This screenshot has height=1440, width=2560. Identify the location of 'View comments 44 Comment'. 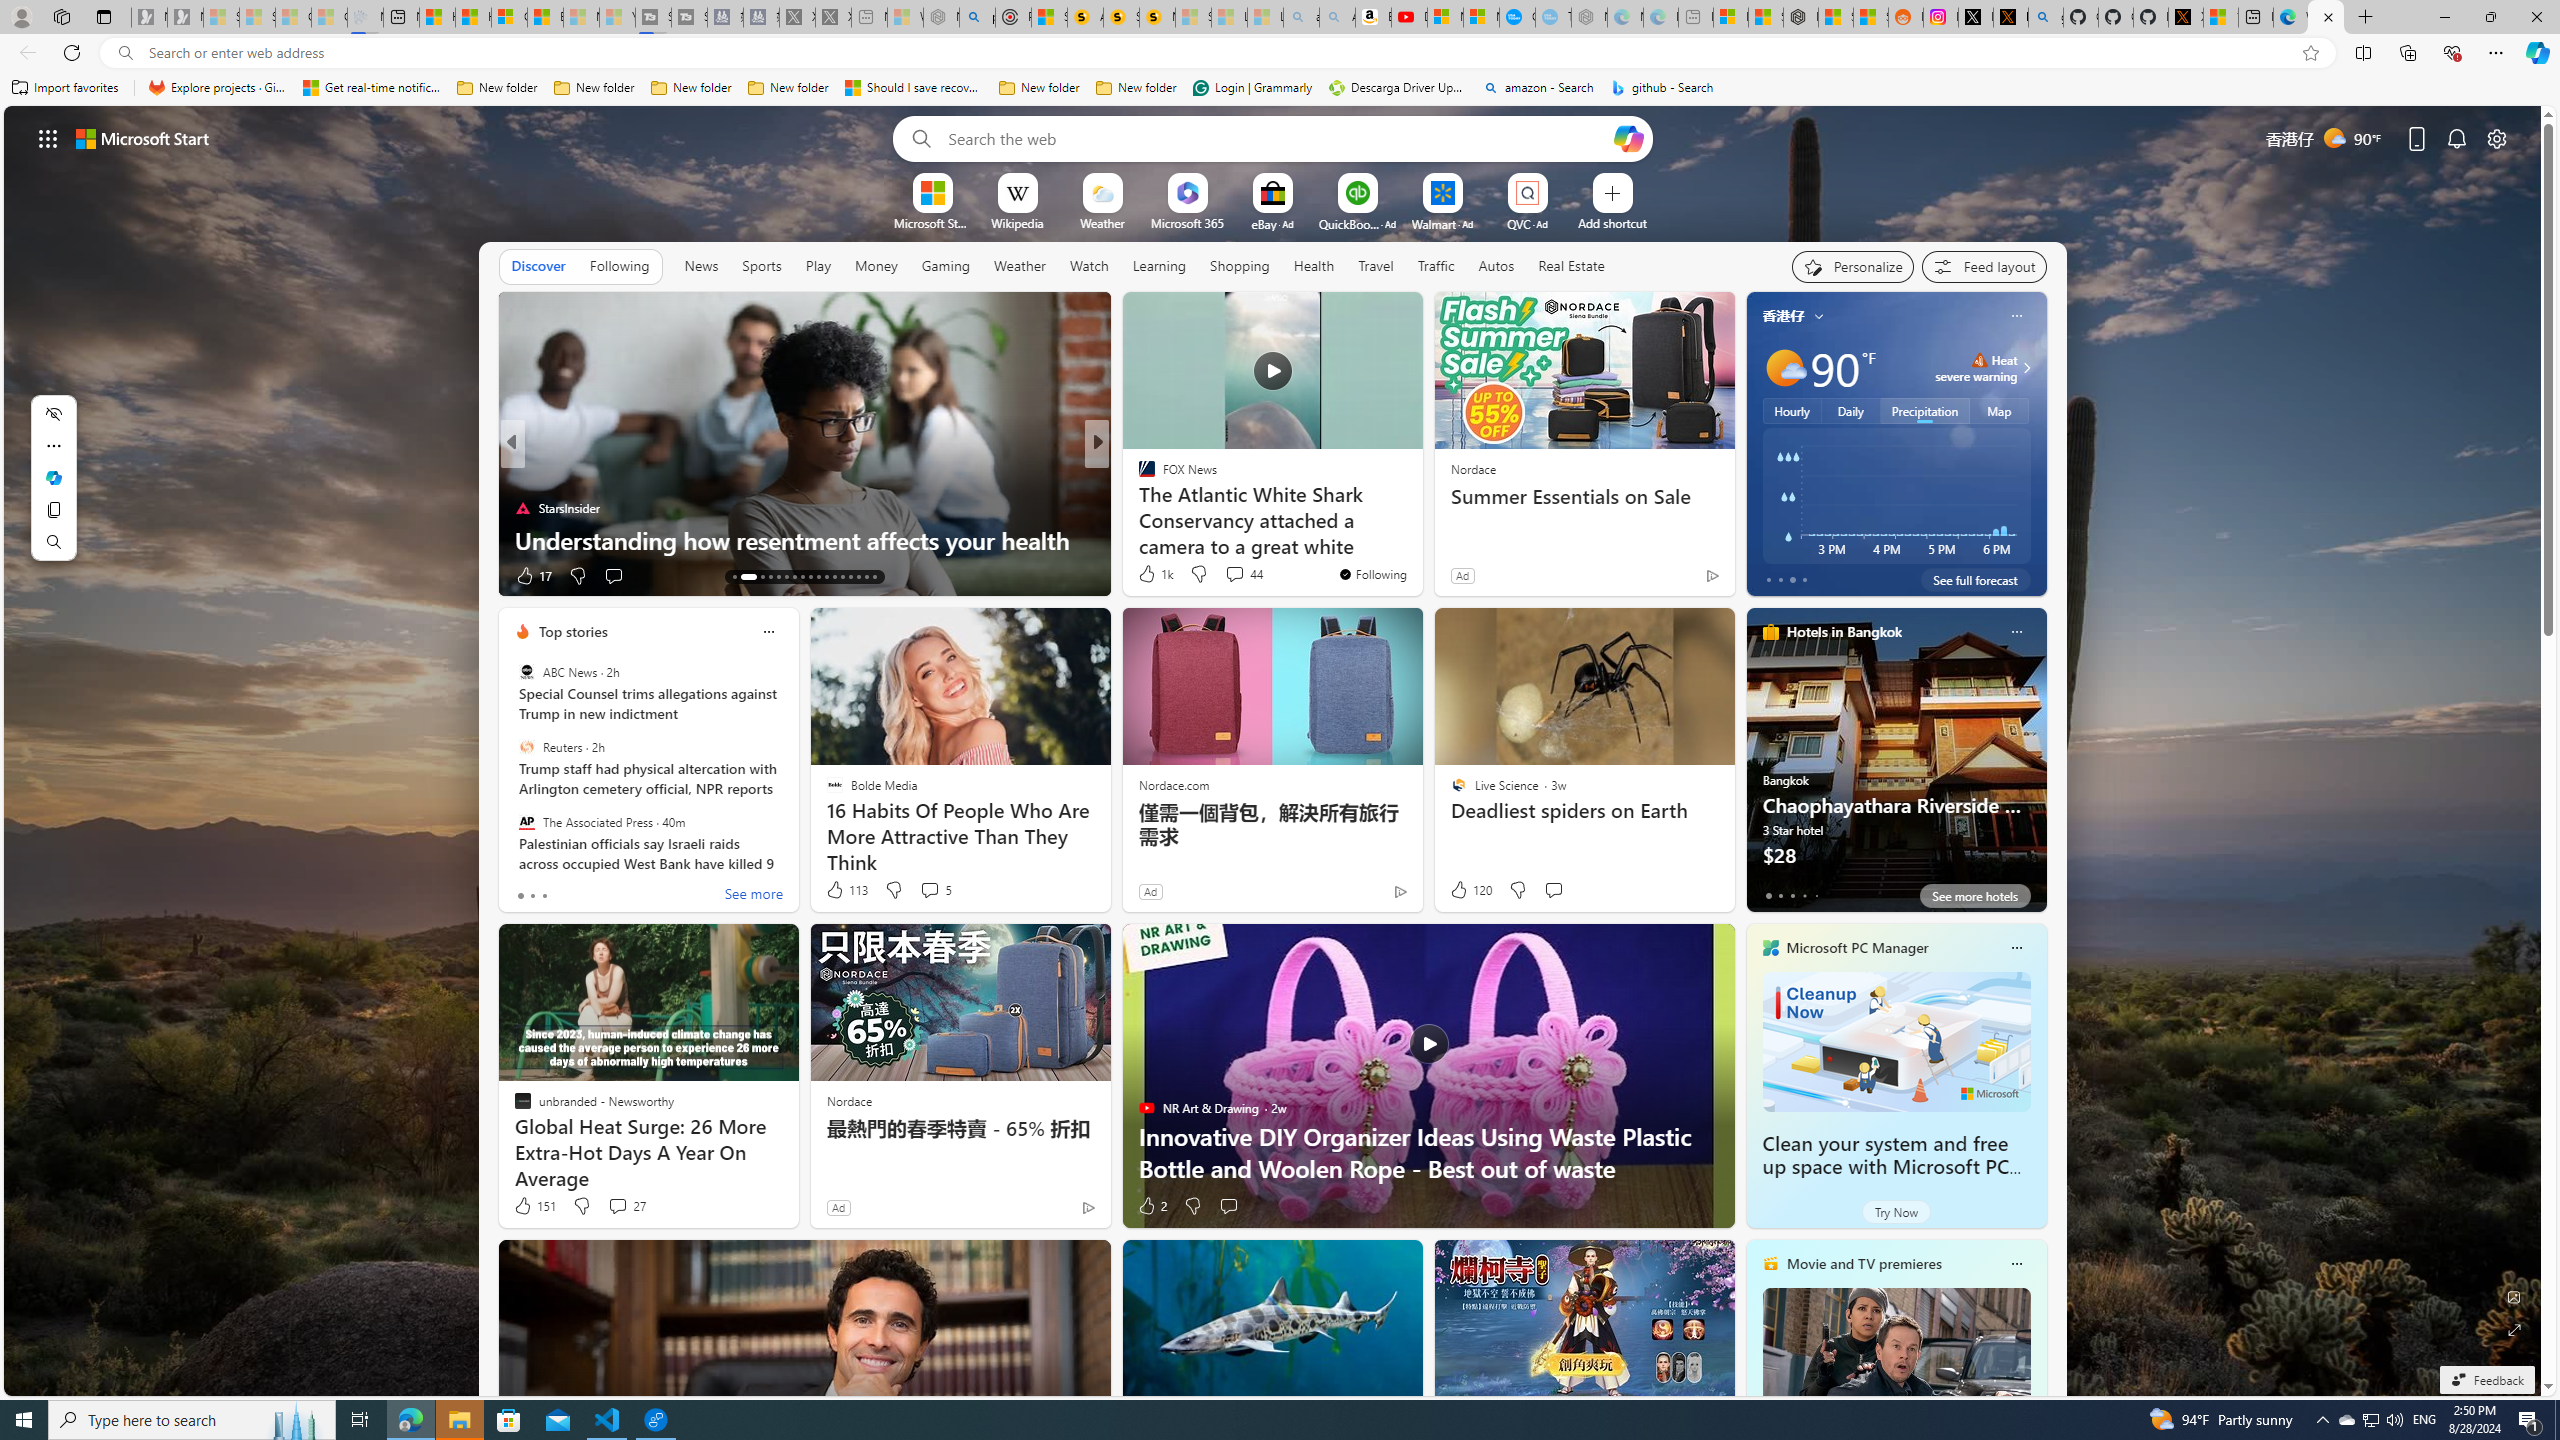
(1242, 572).